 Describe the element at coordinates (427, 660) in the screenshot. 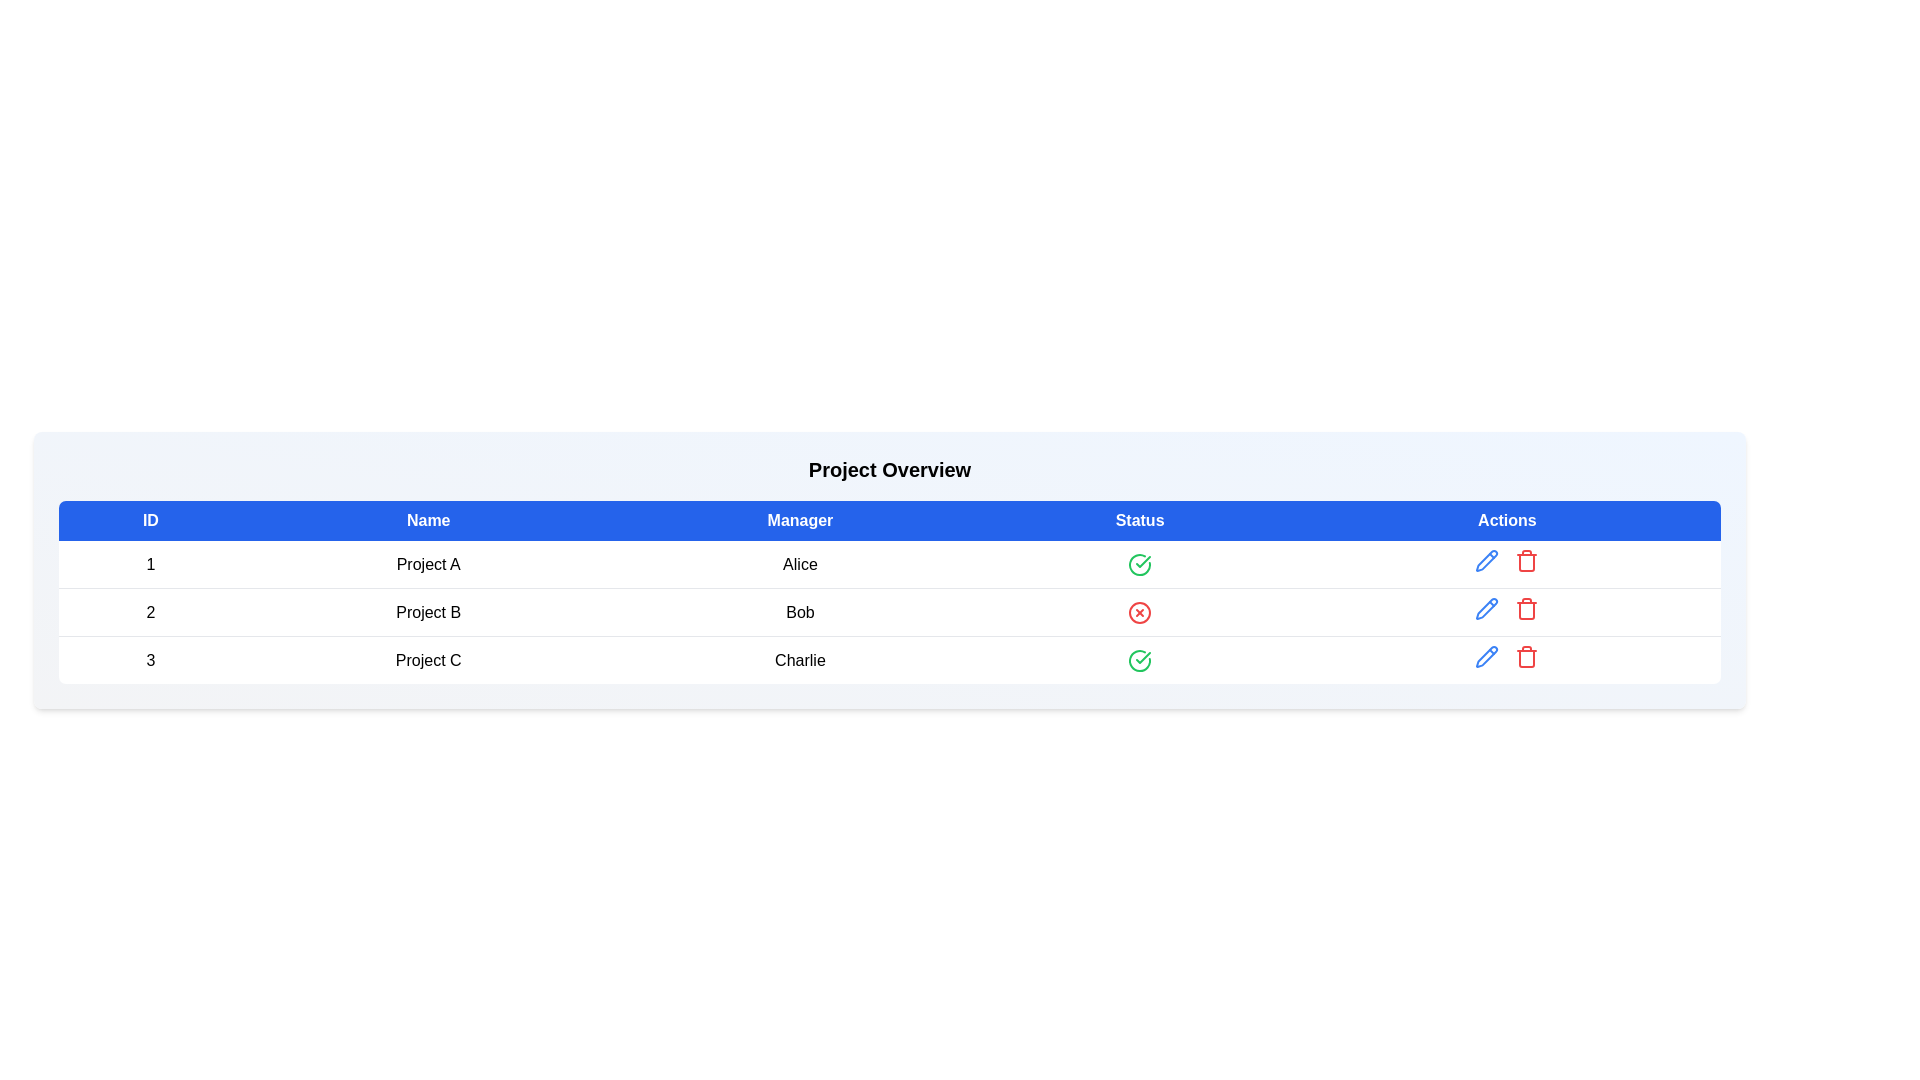

I see `the text label representing 'Project C' in the second column of the third row of the project data table` at that location.